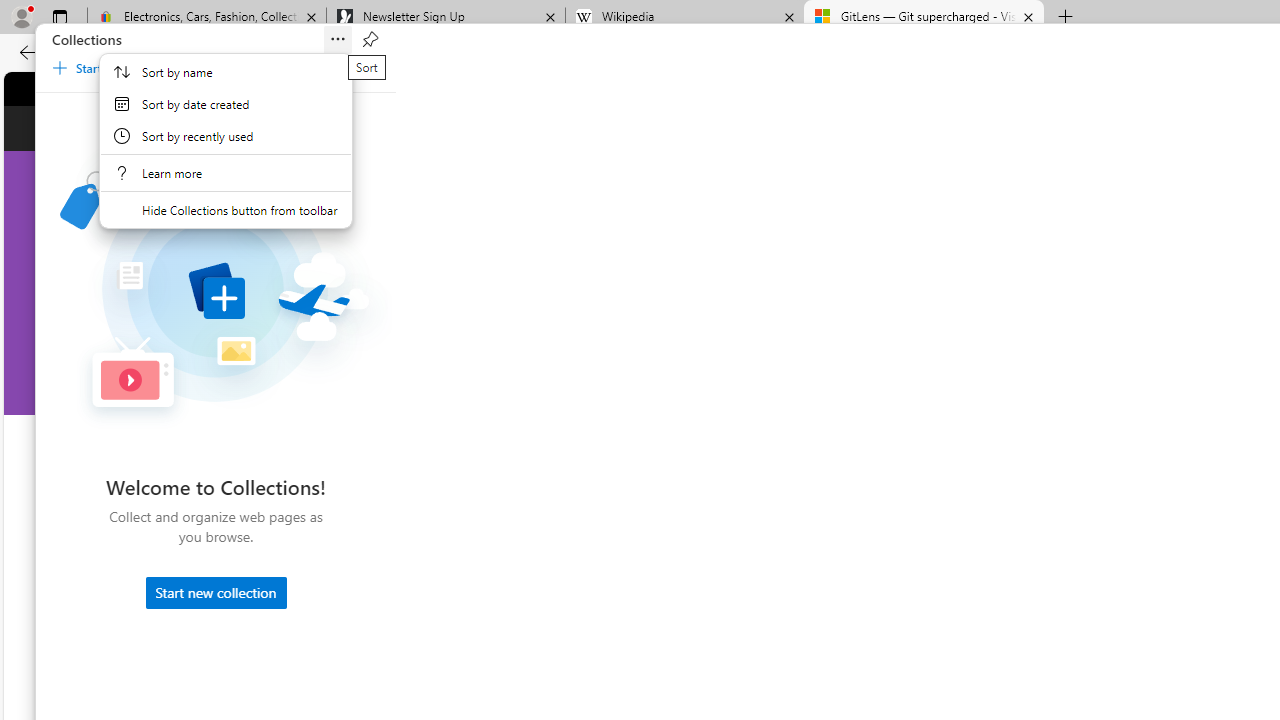 The width and height of the screenshot is (1280, 720). What do you see at coordinates (225, 209) in the screenshot?
I see `'Hide Collections button from toolbar'` at bounding box center [225, 209].